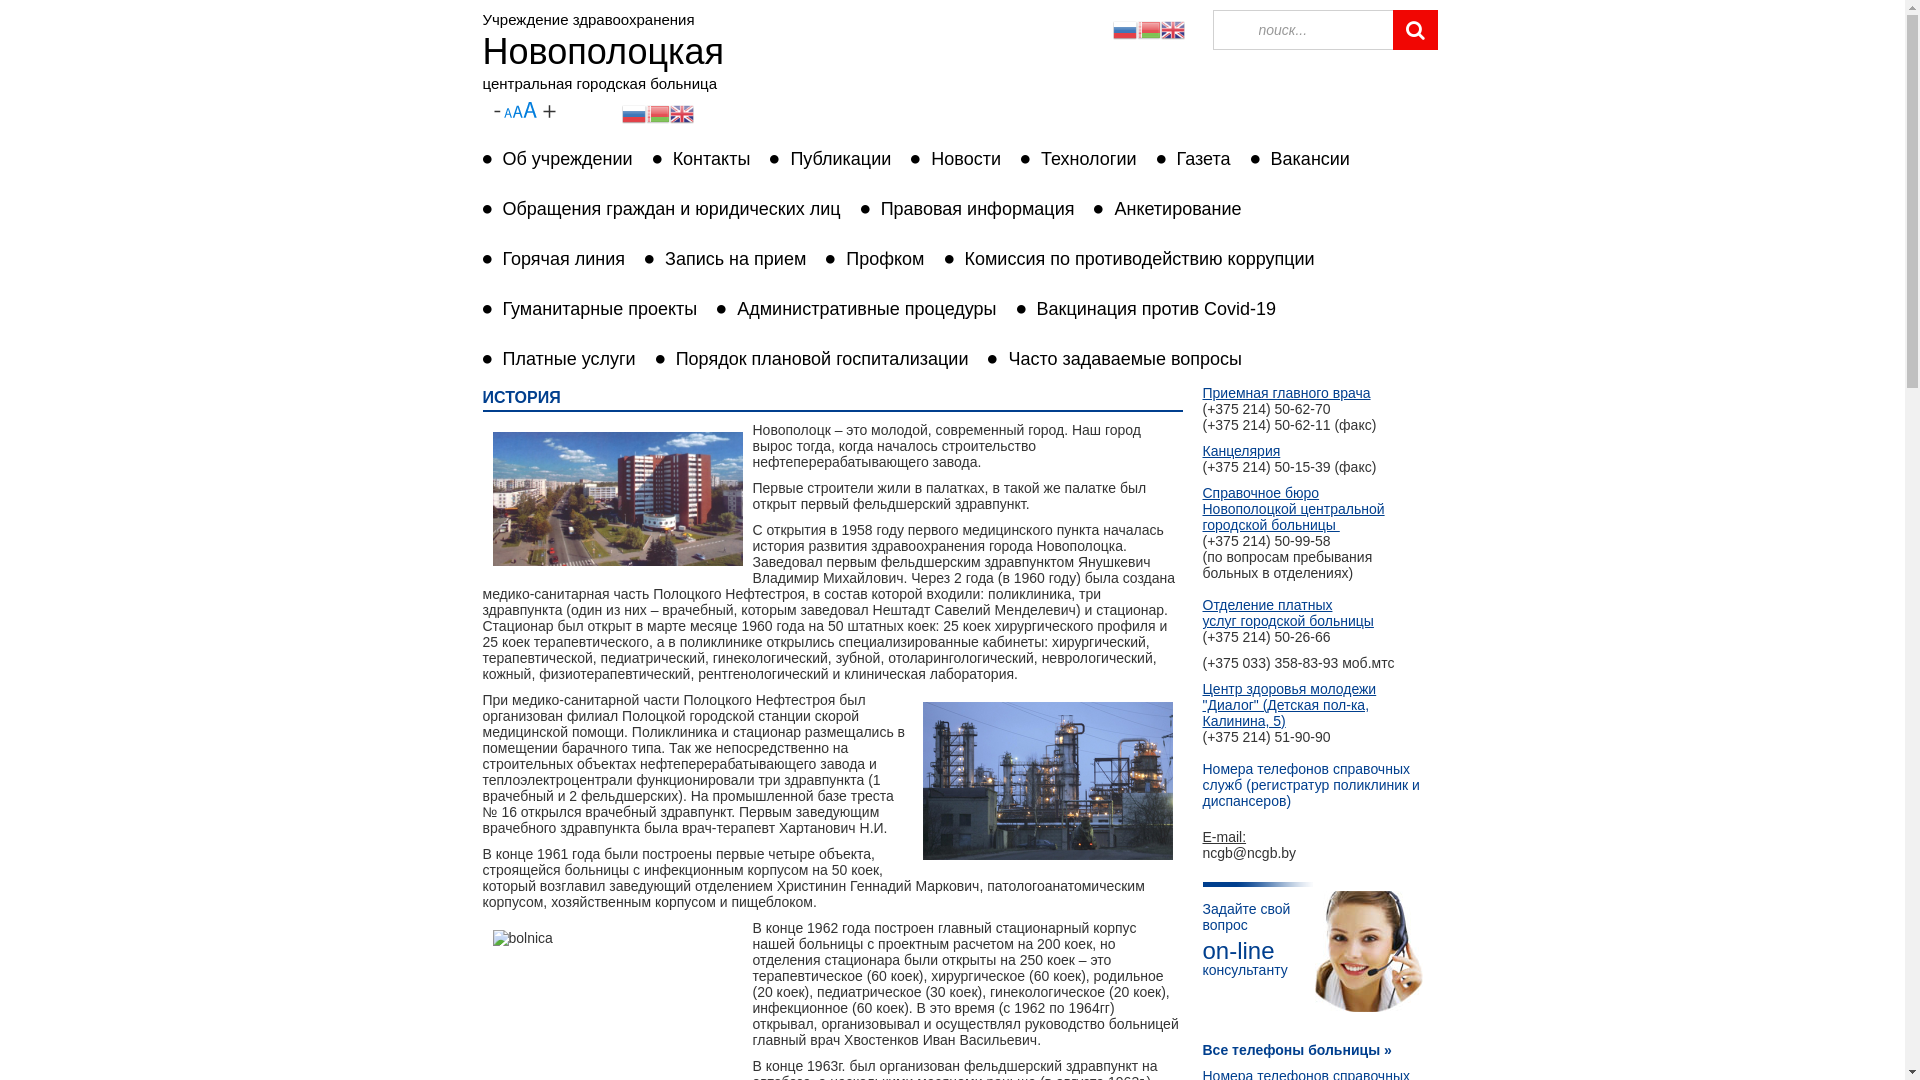 Image resolution: width=1920 pixels, height=1080 pixels. I want to click on 'English', so click(681, 112).